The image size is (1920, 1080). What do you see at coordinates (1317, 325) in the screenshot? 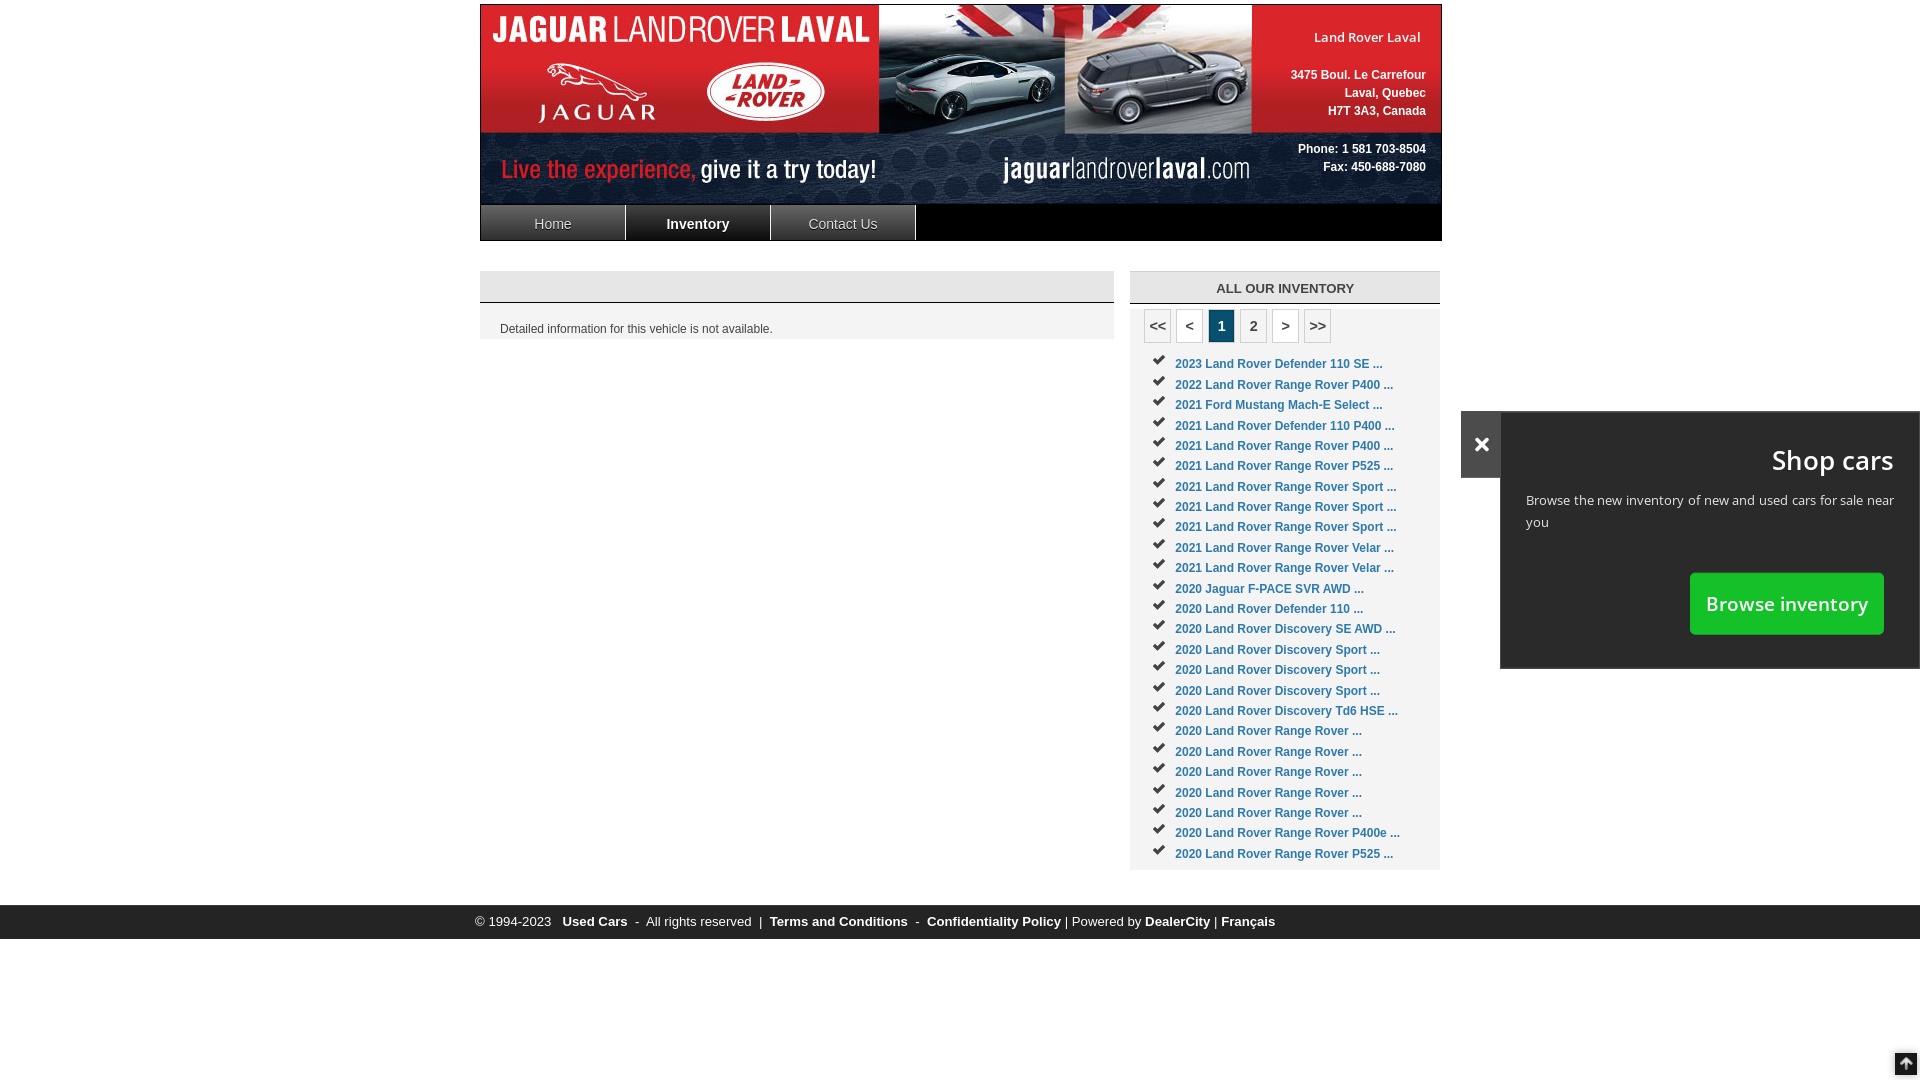
I see `'>>'` at bounding box center [1317, 325].